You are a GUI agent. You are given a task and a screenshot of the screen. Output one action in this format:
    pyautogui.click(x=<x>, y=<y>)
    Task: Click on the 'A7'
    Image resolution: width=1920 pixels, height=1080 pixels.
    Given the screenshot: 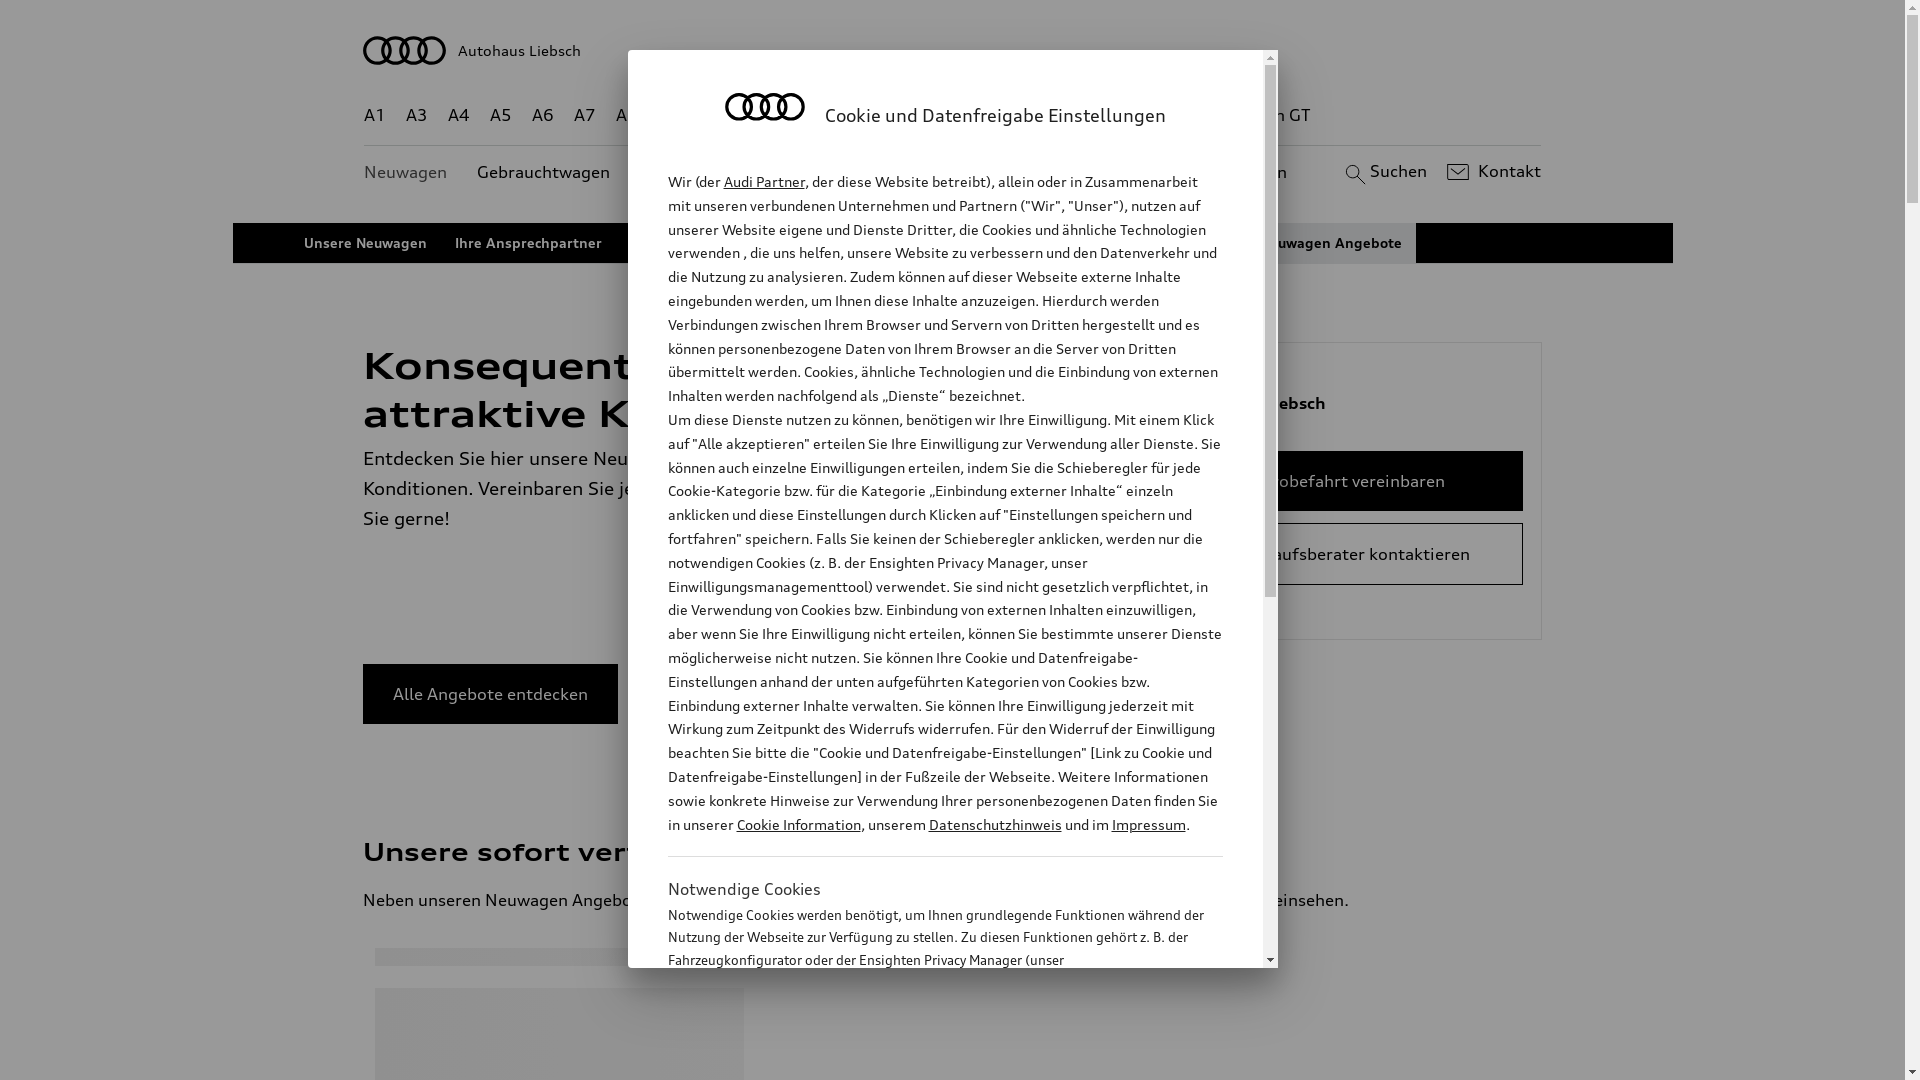 What is the action you would take?
    pyautogui.click(x=584, y=115)
    